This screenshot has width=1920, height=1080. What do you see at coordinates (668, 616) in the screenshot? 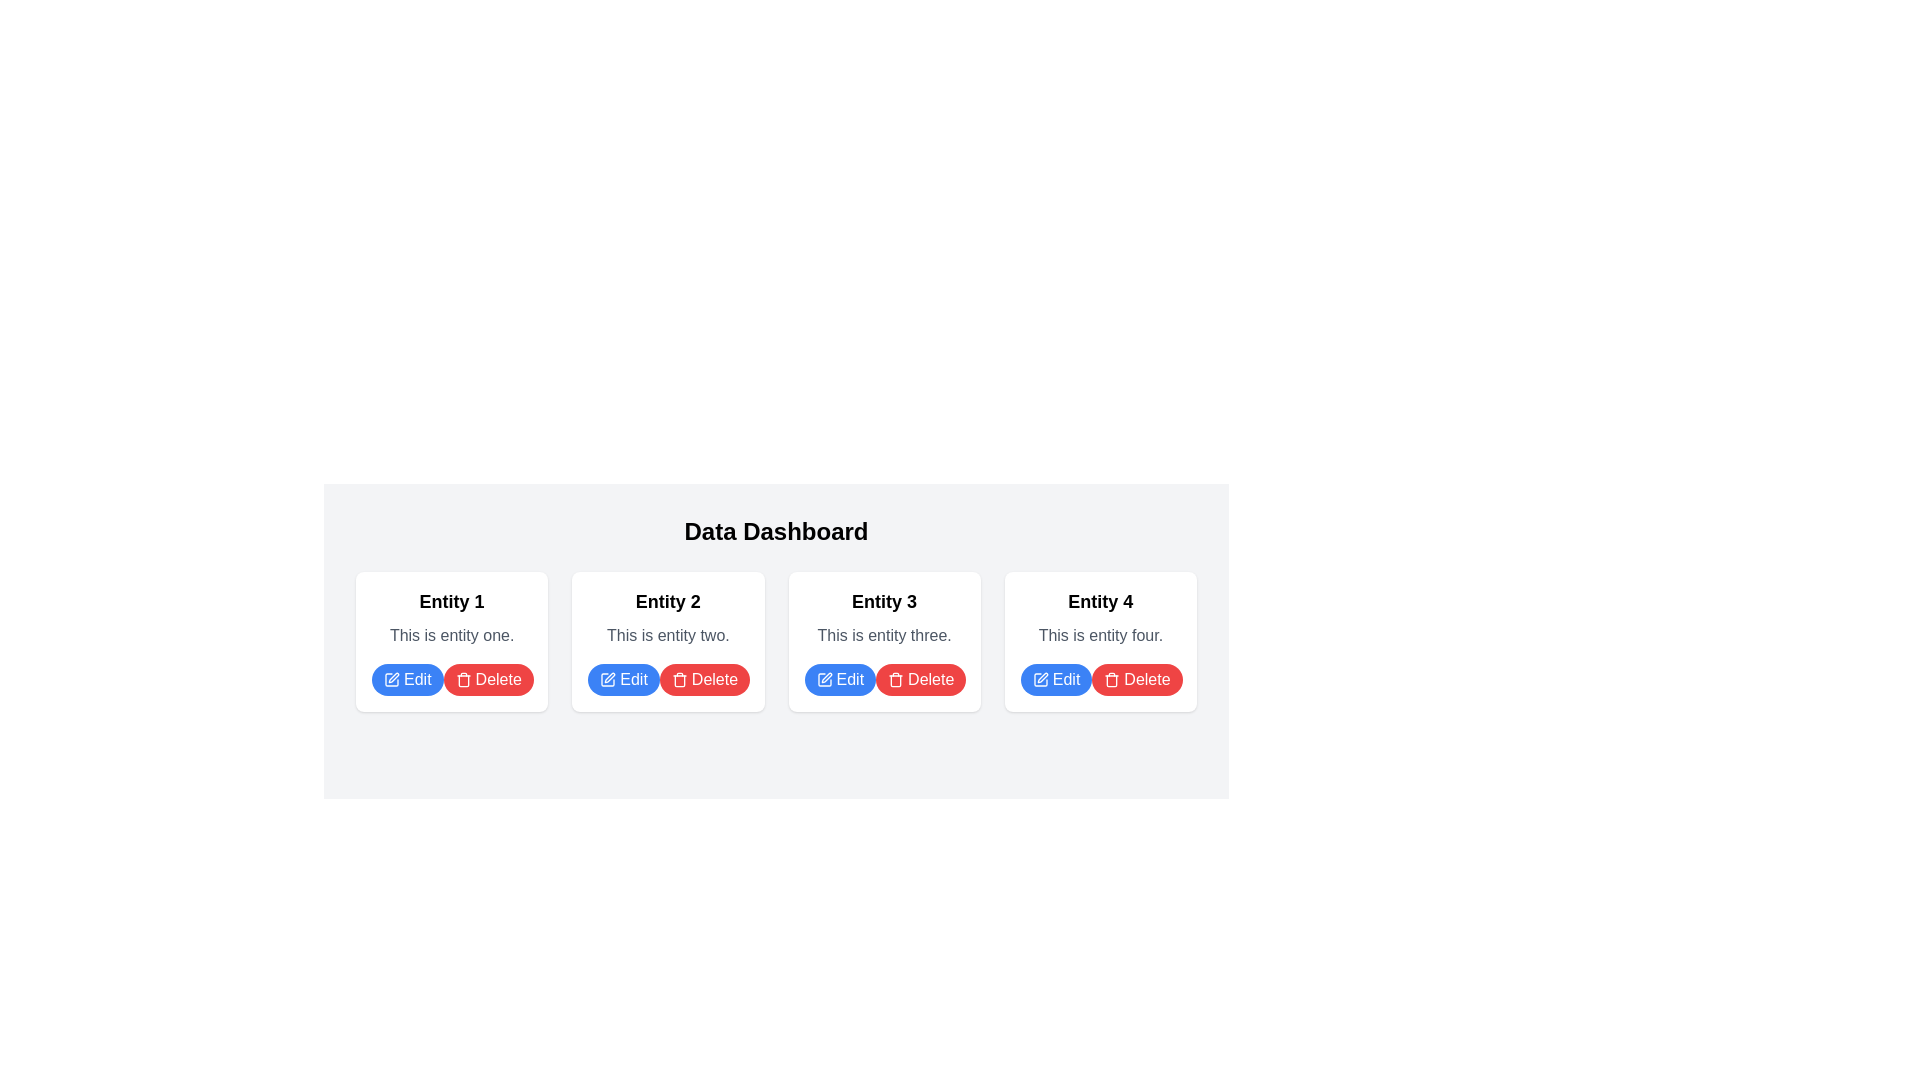
I see `the static text display component that serves as a header and description for 'Entity 2', located in the second card among a group of four cards on the page` at bounding box center [668, 616].